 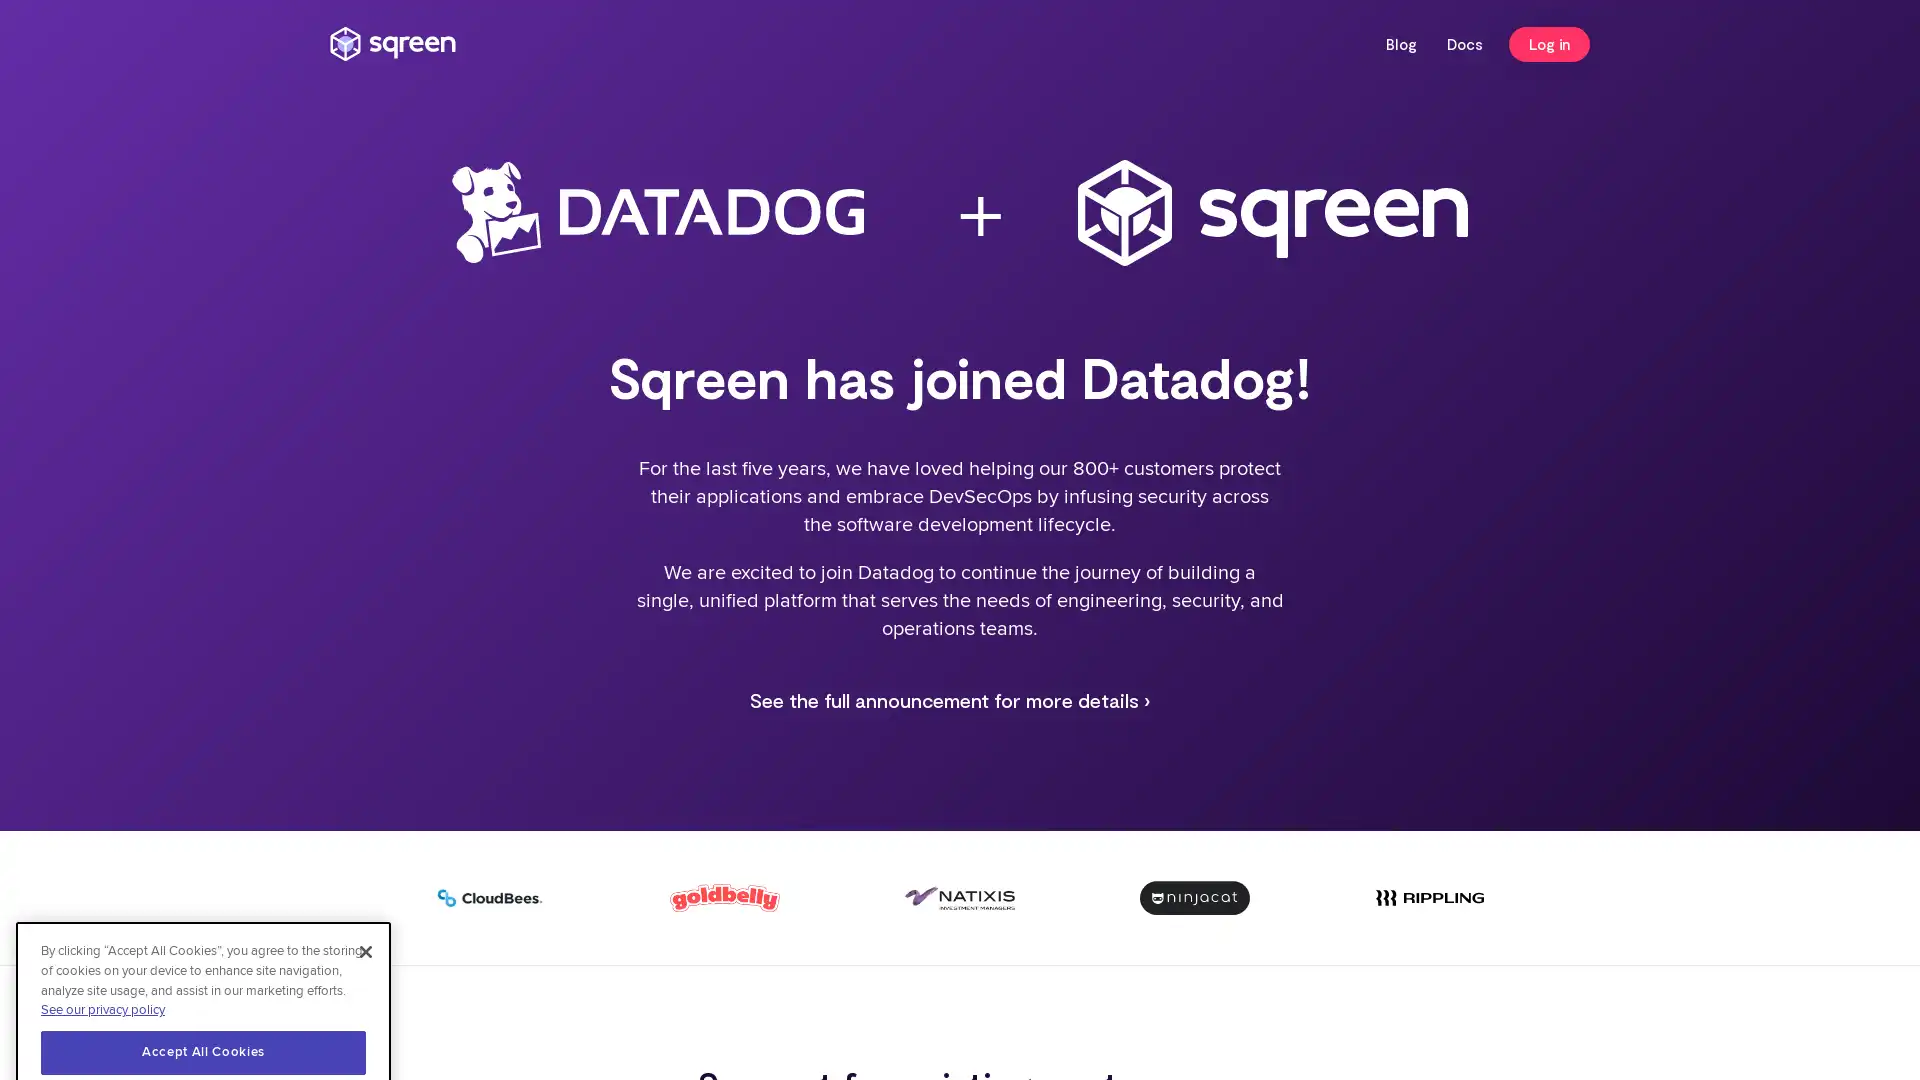 I want to click on Reject All, so click(x=203, y=1005).